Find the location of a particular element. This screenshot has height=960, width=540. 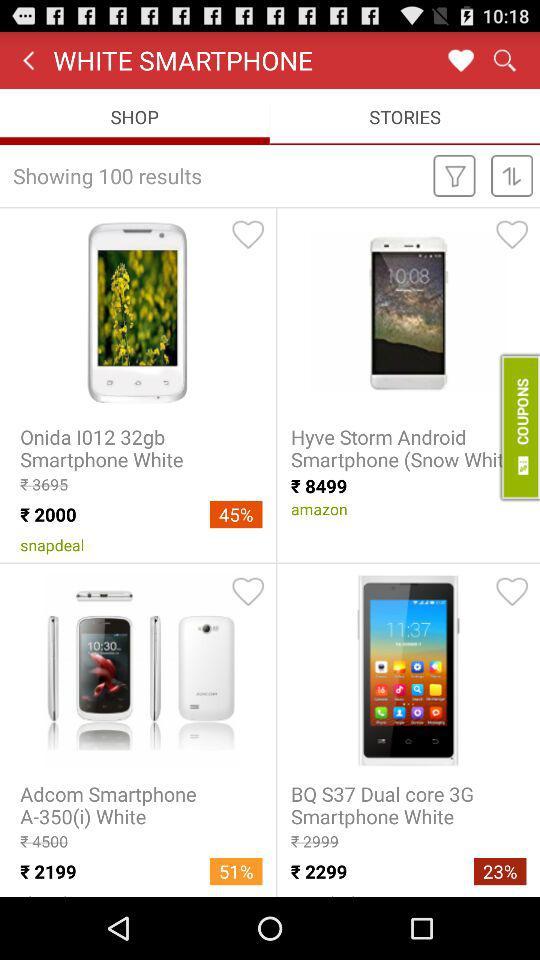

of the heart symbol which is top right side of hyve storm android smartphone is located at coordinates (511, 235).